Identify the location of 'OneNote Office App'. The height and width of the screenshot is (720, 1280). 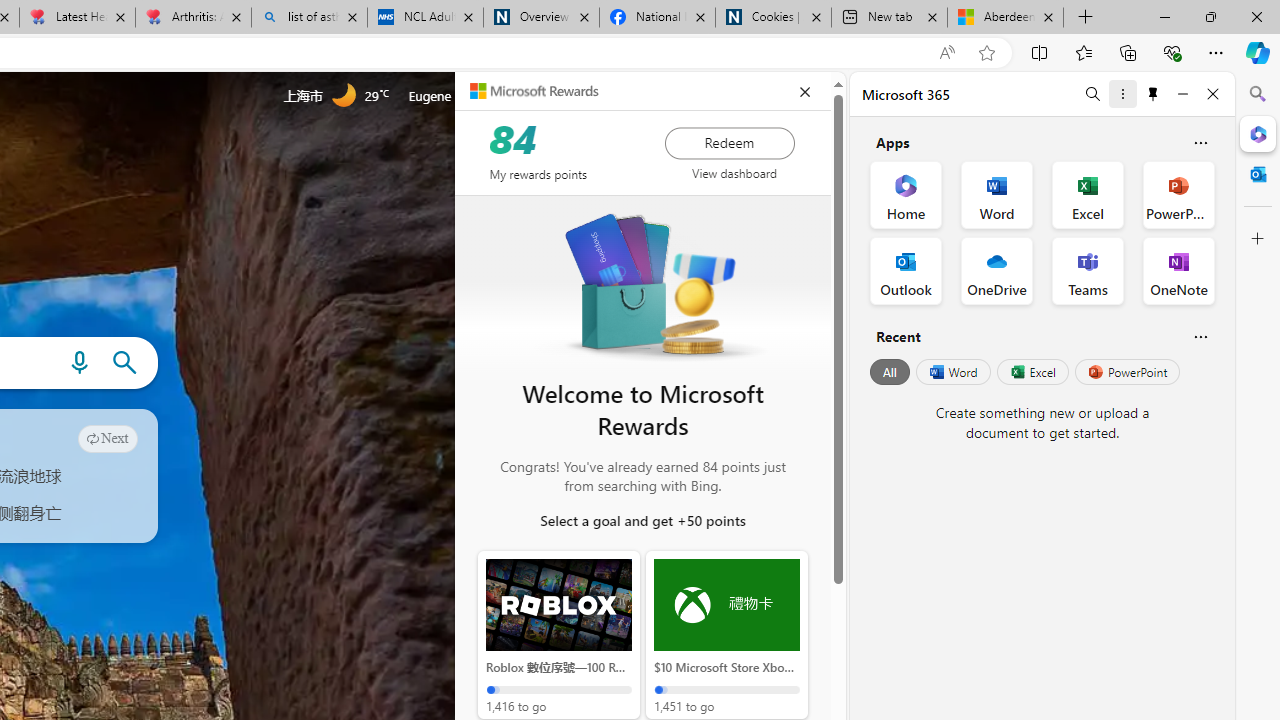
(1178, 271).